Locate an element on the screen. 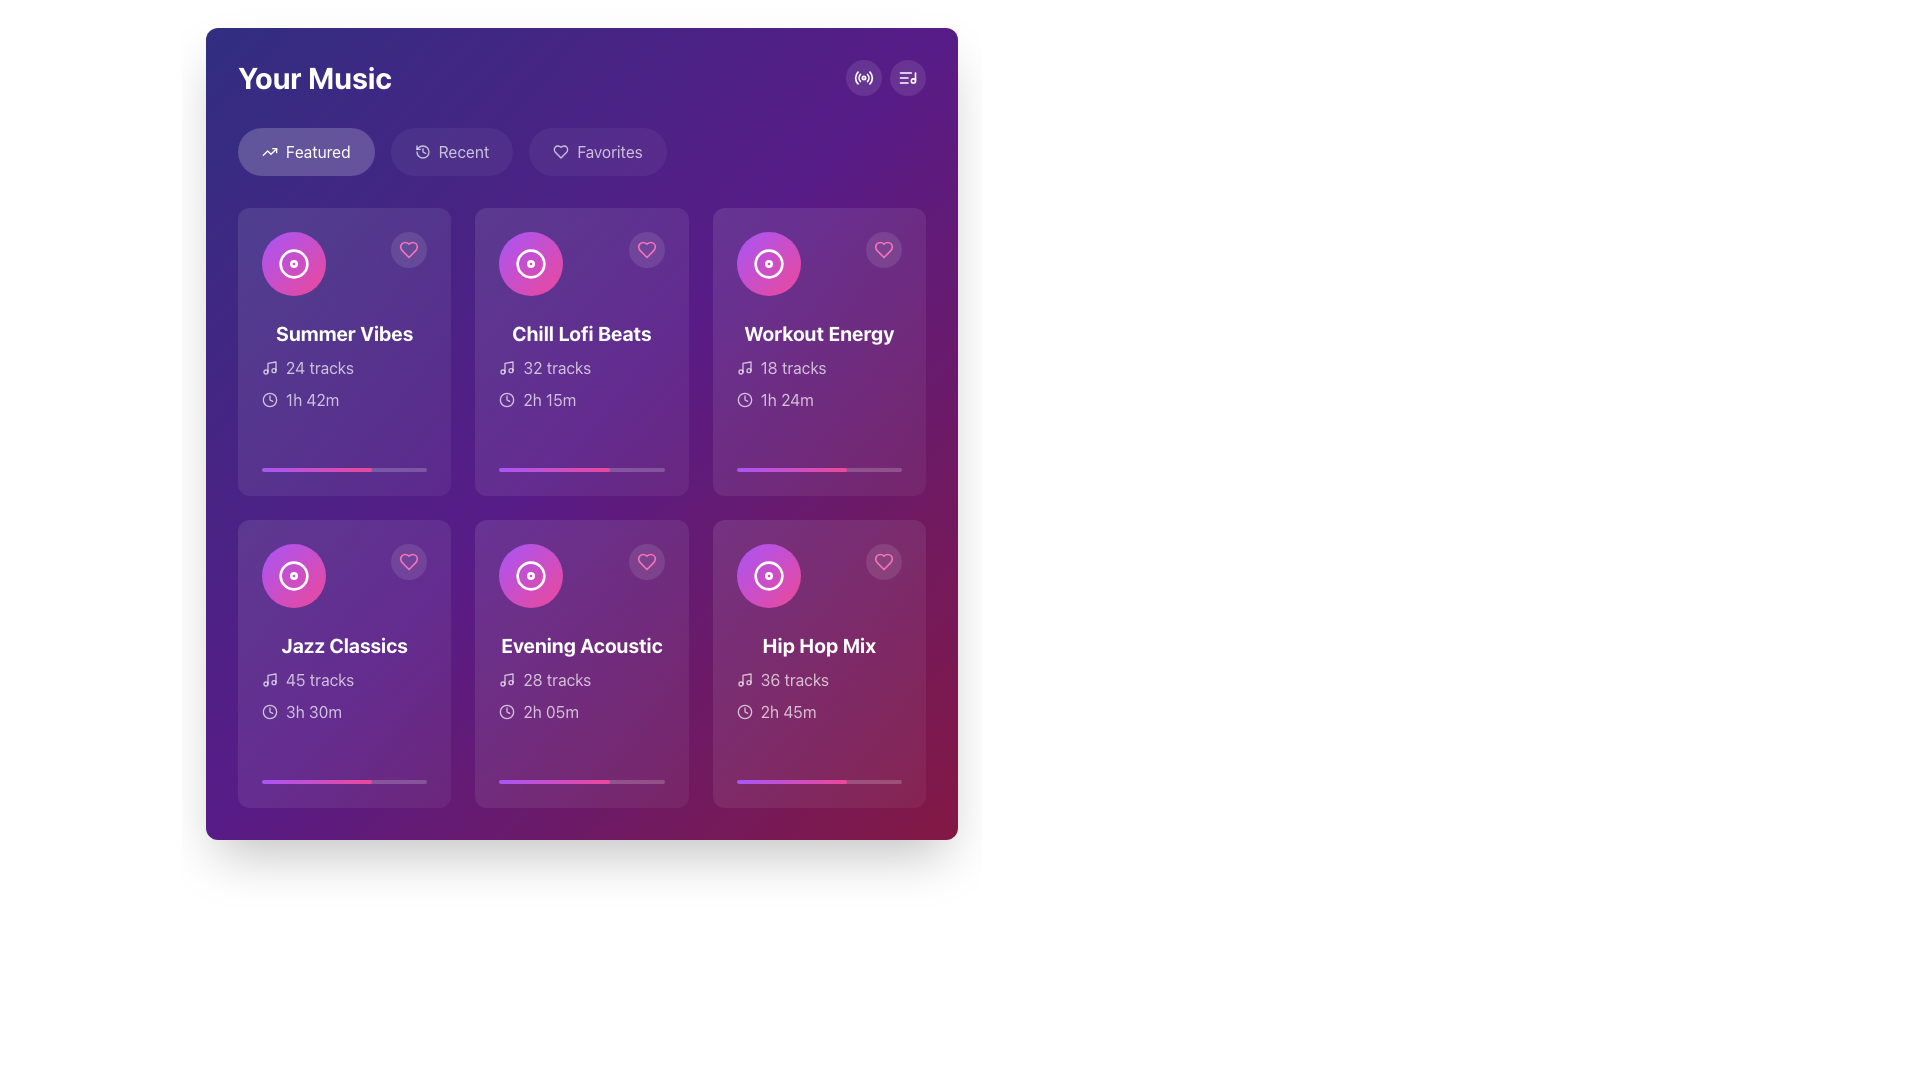 The height and width of the screenshot is (1080, 1920). the music playlist card located in the second column of the second row, which contains details about a music playlist or album is located at coordinates (580, 663).